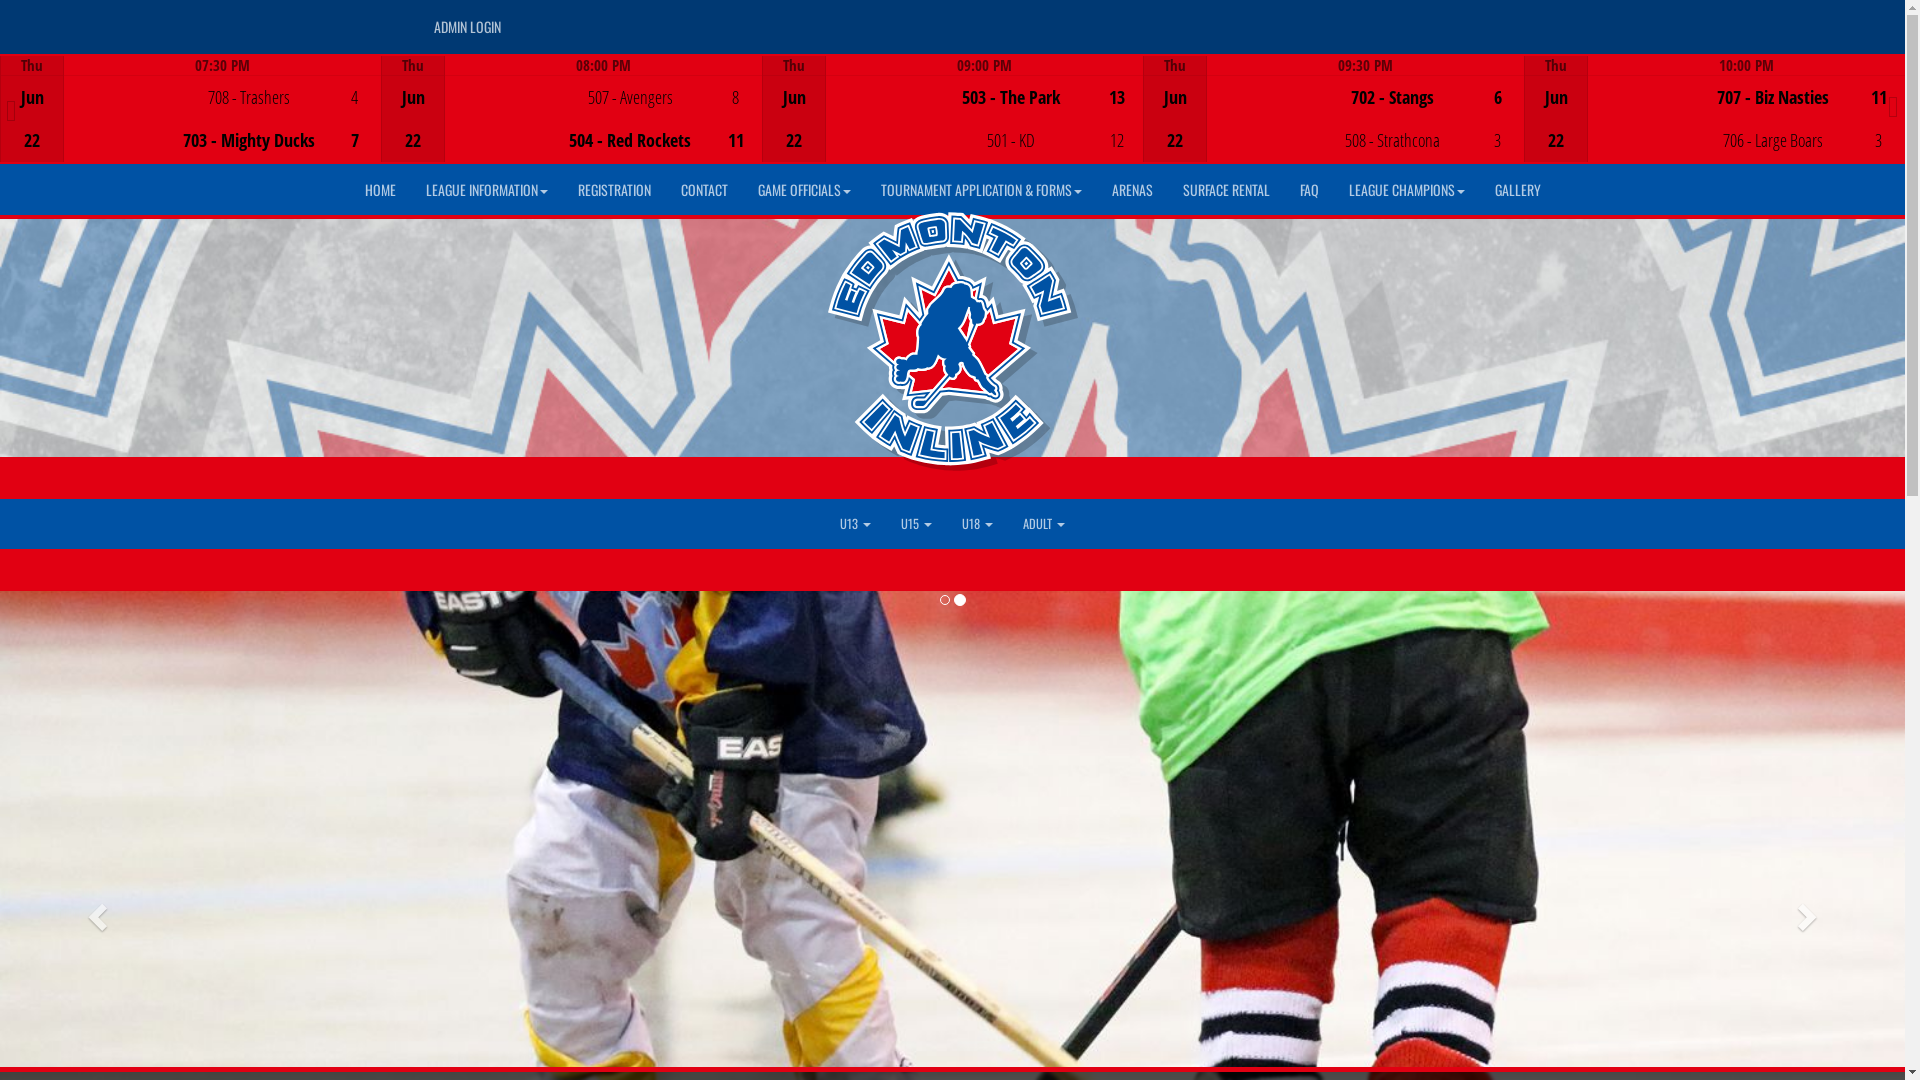  I want to click on 'GALLERY', so click(1479, 189).